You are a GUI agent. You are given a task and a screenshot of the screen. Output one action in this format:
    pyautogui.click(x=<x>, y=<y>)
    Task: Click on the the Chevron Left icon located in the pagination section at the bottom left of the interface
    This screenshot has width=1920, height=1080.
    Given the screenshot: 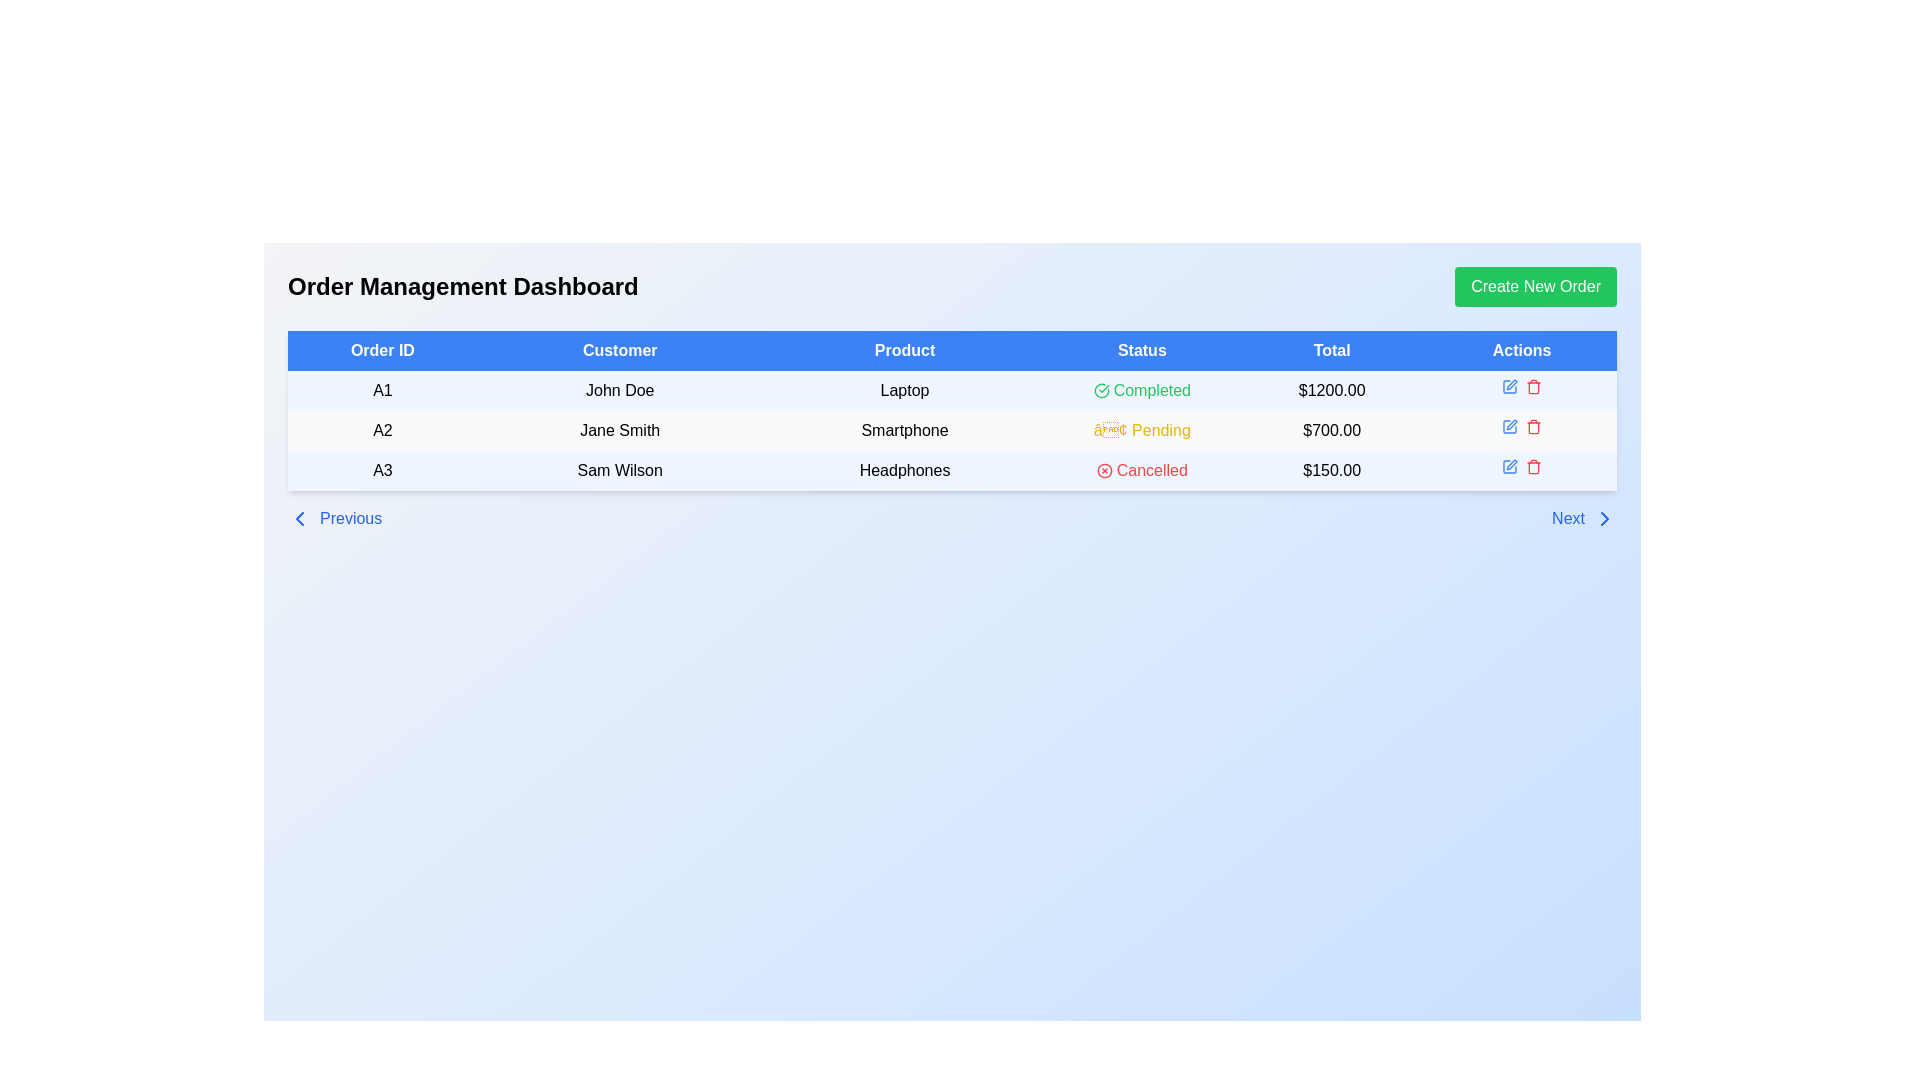 What is the action you would take?
    pyautogui.click(x=298, y=518)
    